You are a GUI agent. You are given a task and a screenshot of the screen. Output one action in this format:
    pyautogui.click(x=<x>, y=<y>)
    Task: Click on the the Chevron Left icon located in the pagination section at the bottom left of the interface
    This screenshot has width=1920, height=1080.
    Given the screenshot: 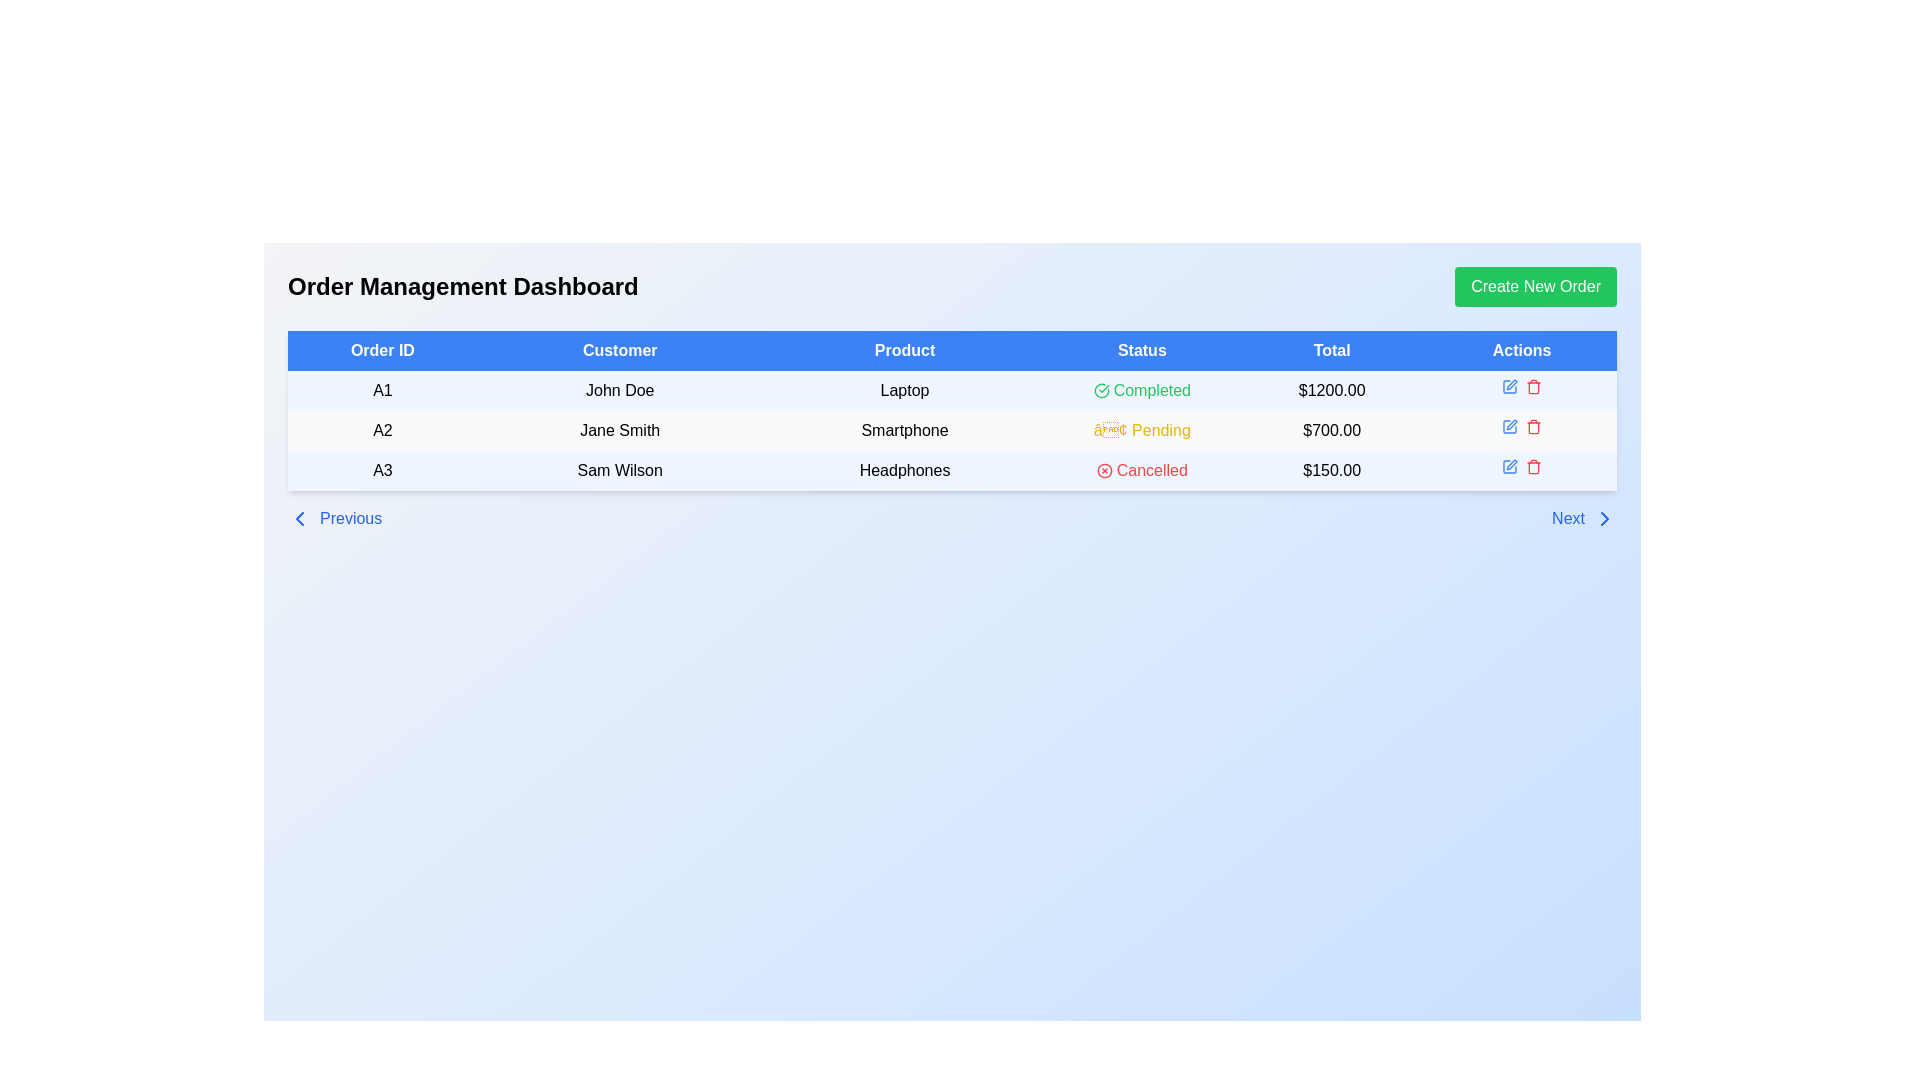 What is the action you would take?
    pyautogui.click(x=298, y=518)
    